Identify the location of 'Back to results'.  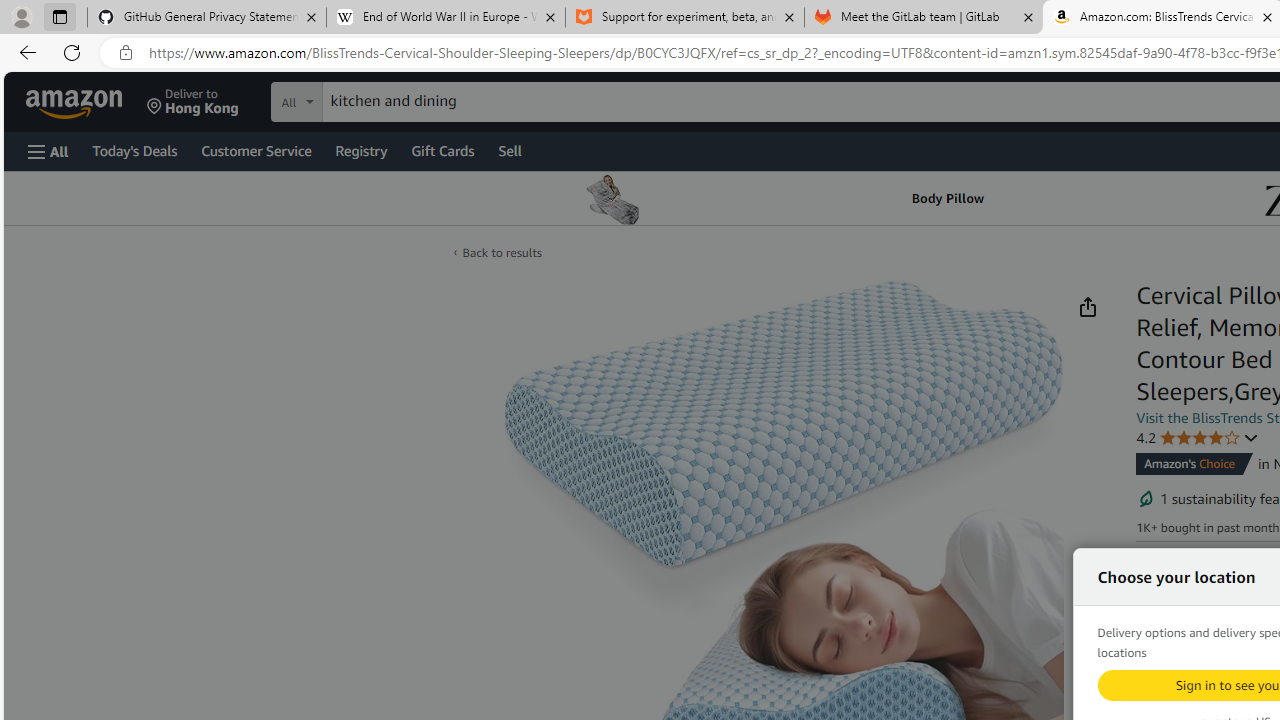
(501, 251).